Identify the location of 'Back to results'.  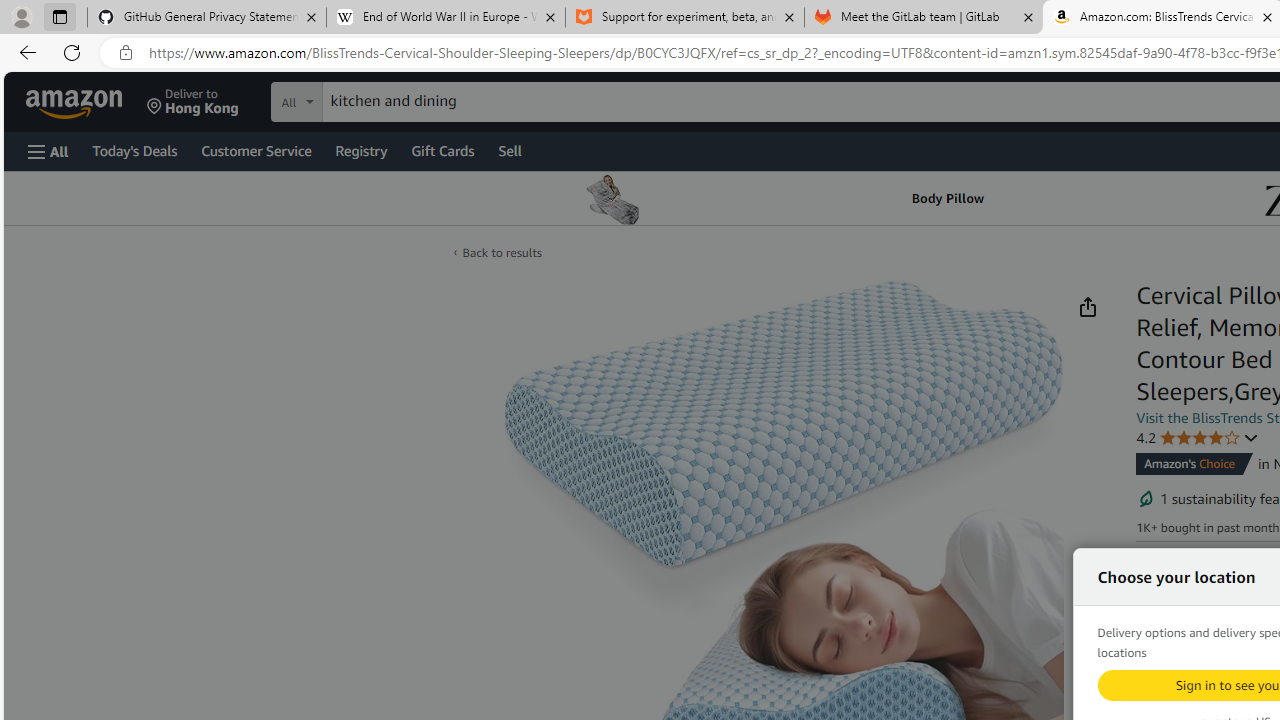
(501, 251).